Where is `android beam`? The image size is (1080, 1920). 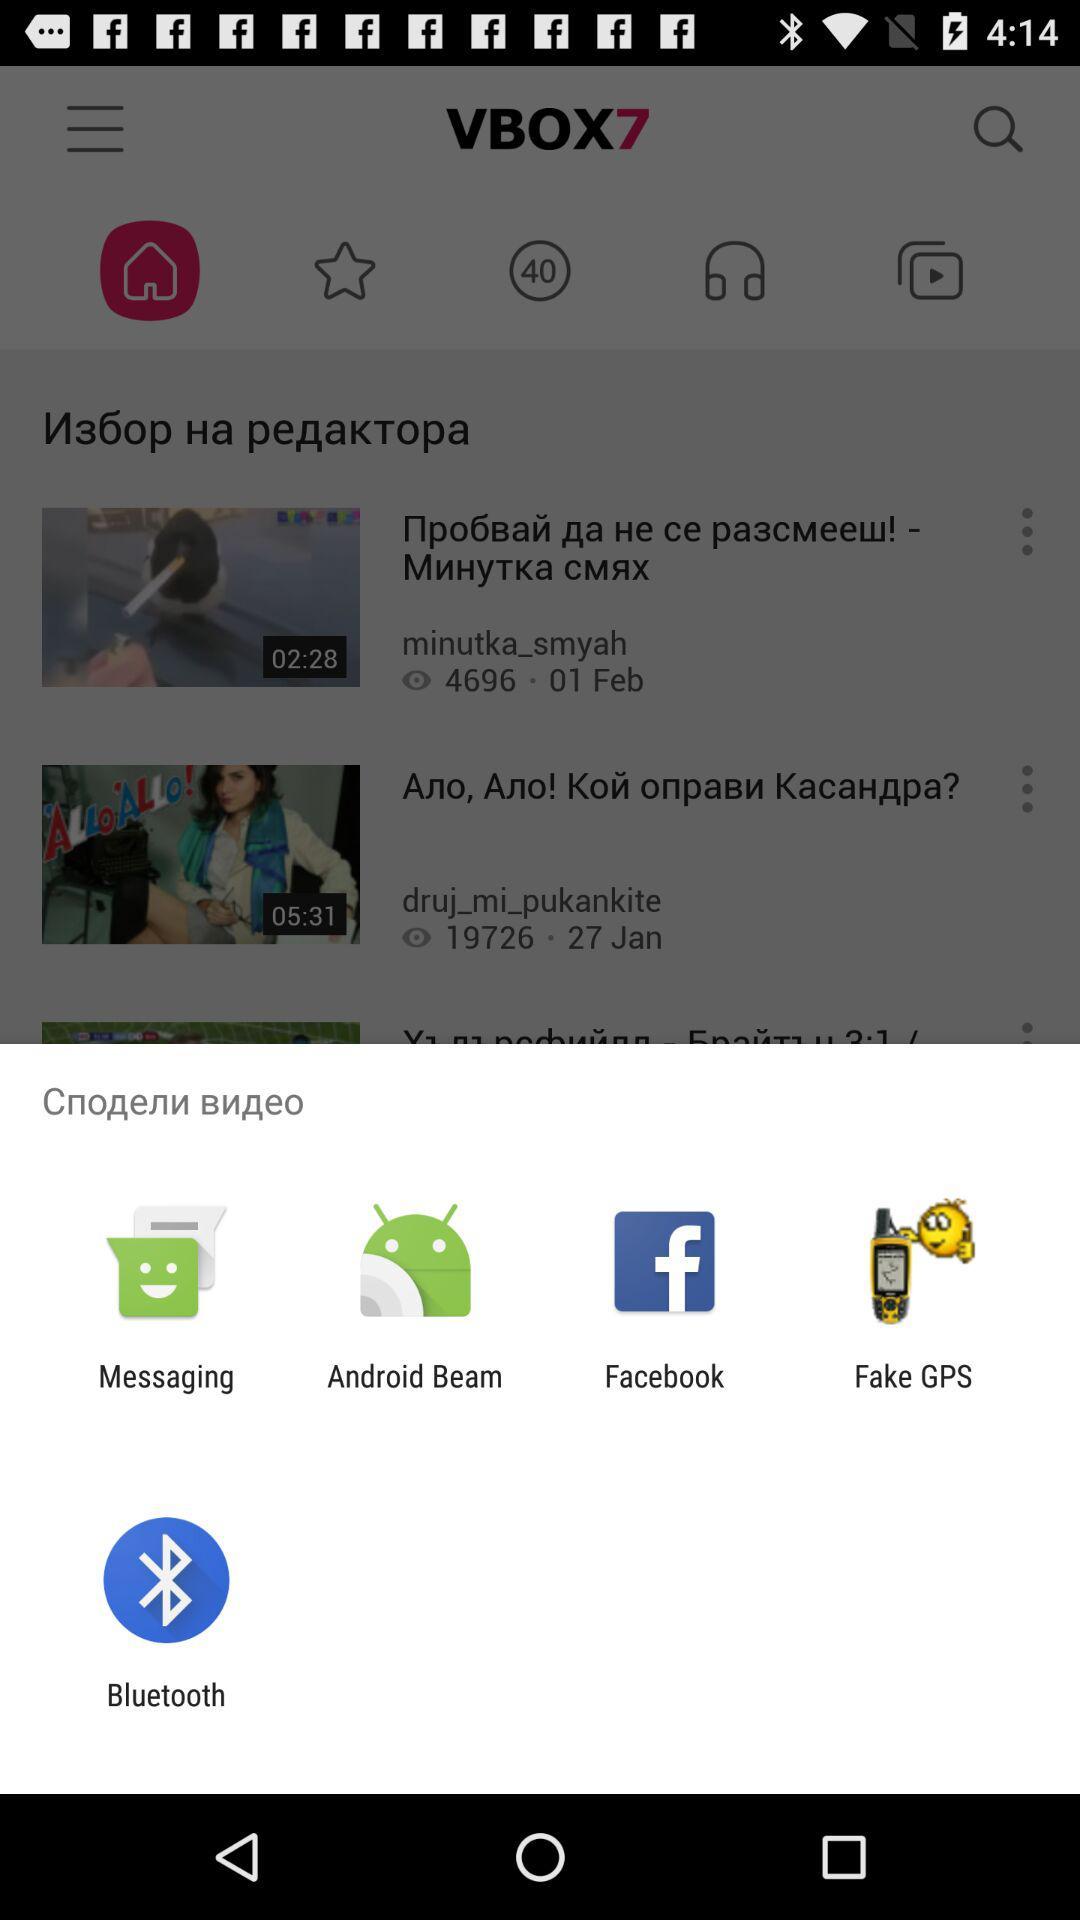
android beam is located at coordinates (414, 1392).